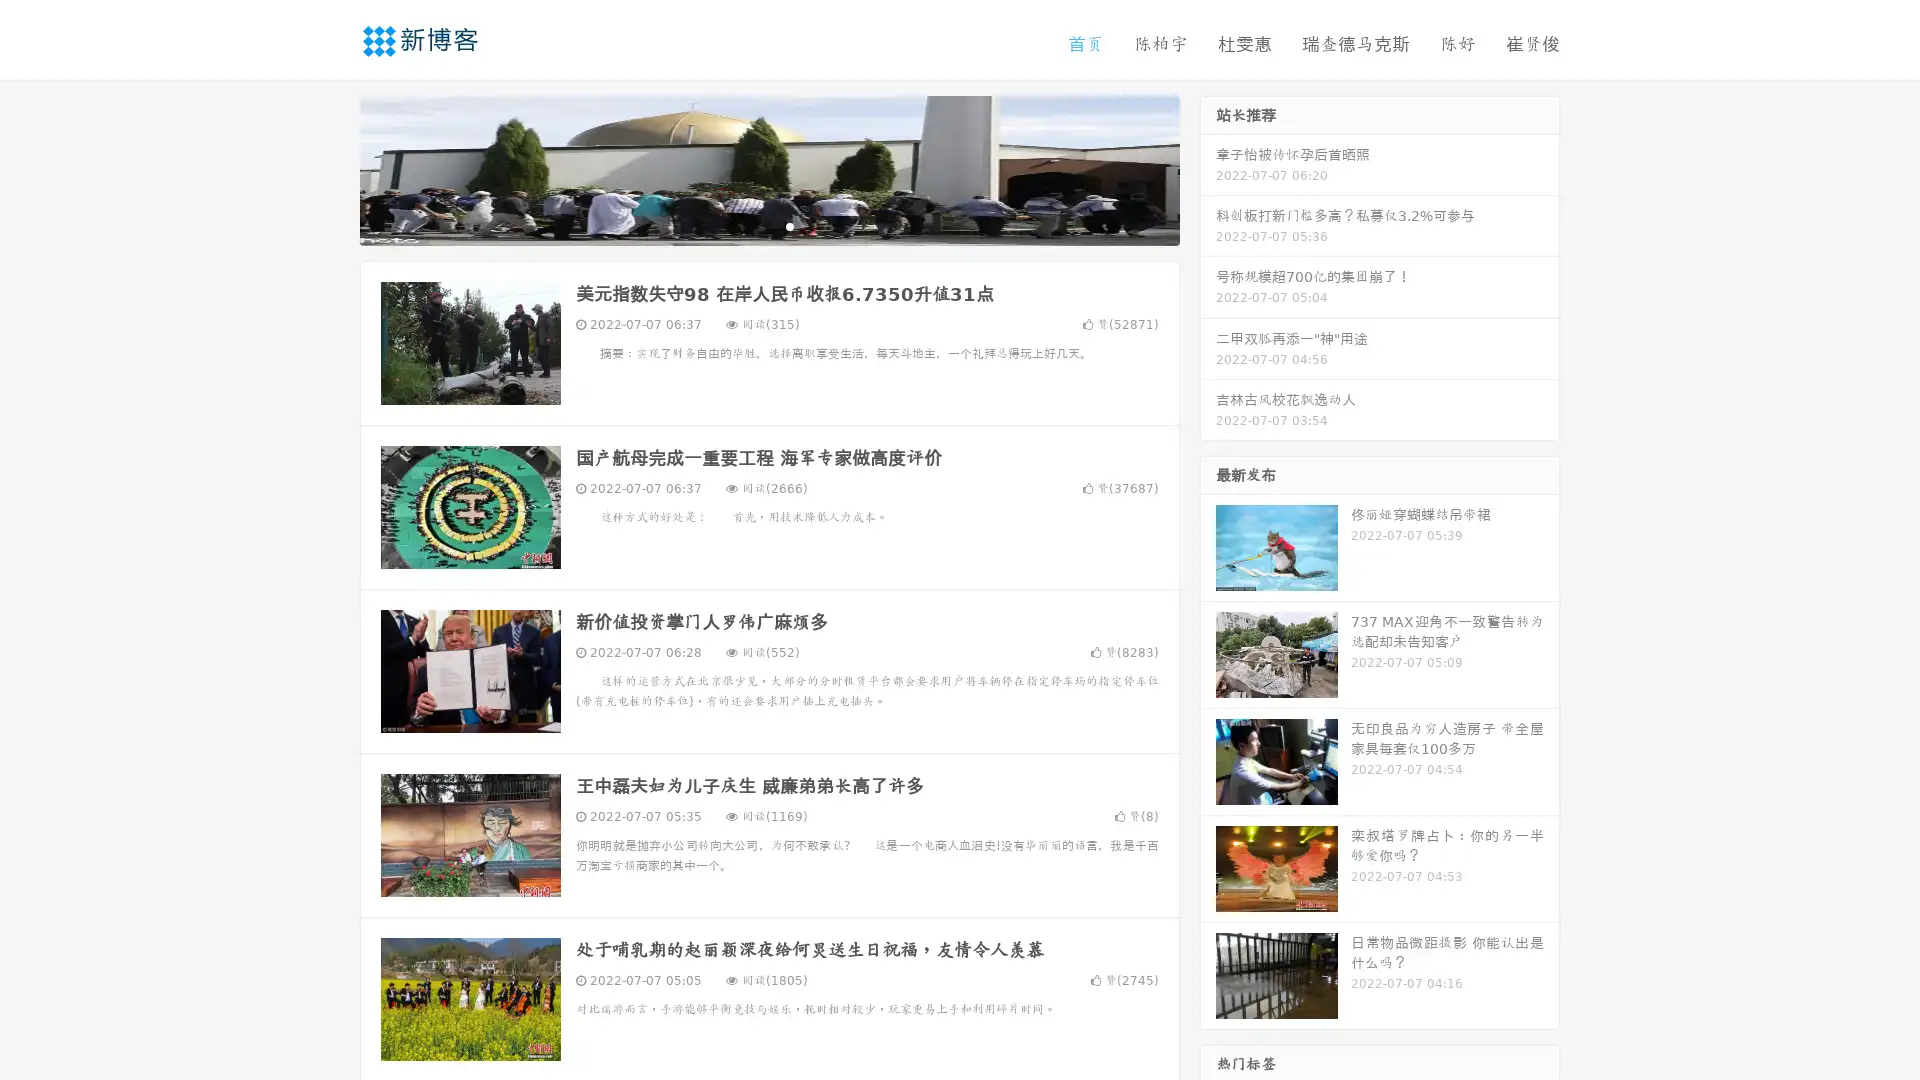 The image size is (1920, 1080). I want to click on Go to slide 3, so click(789, 225).